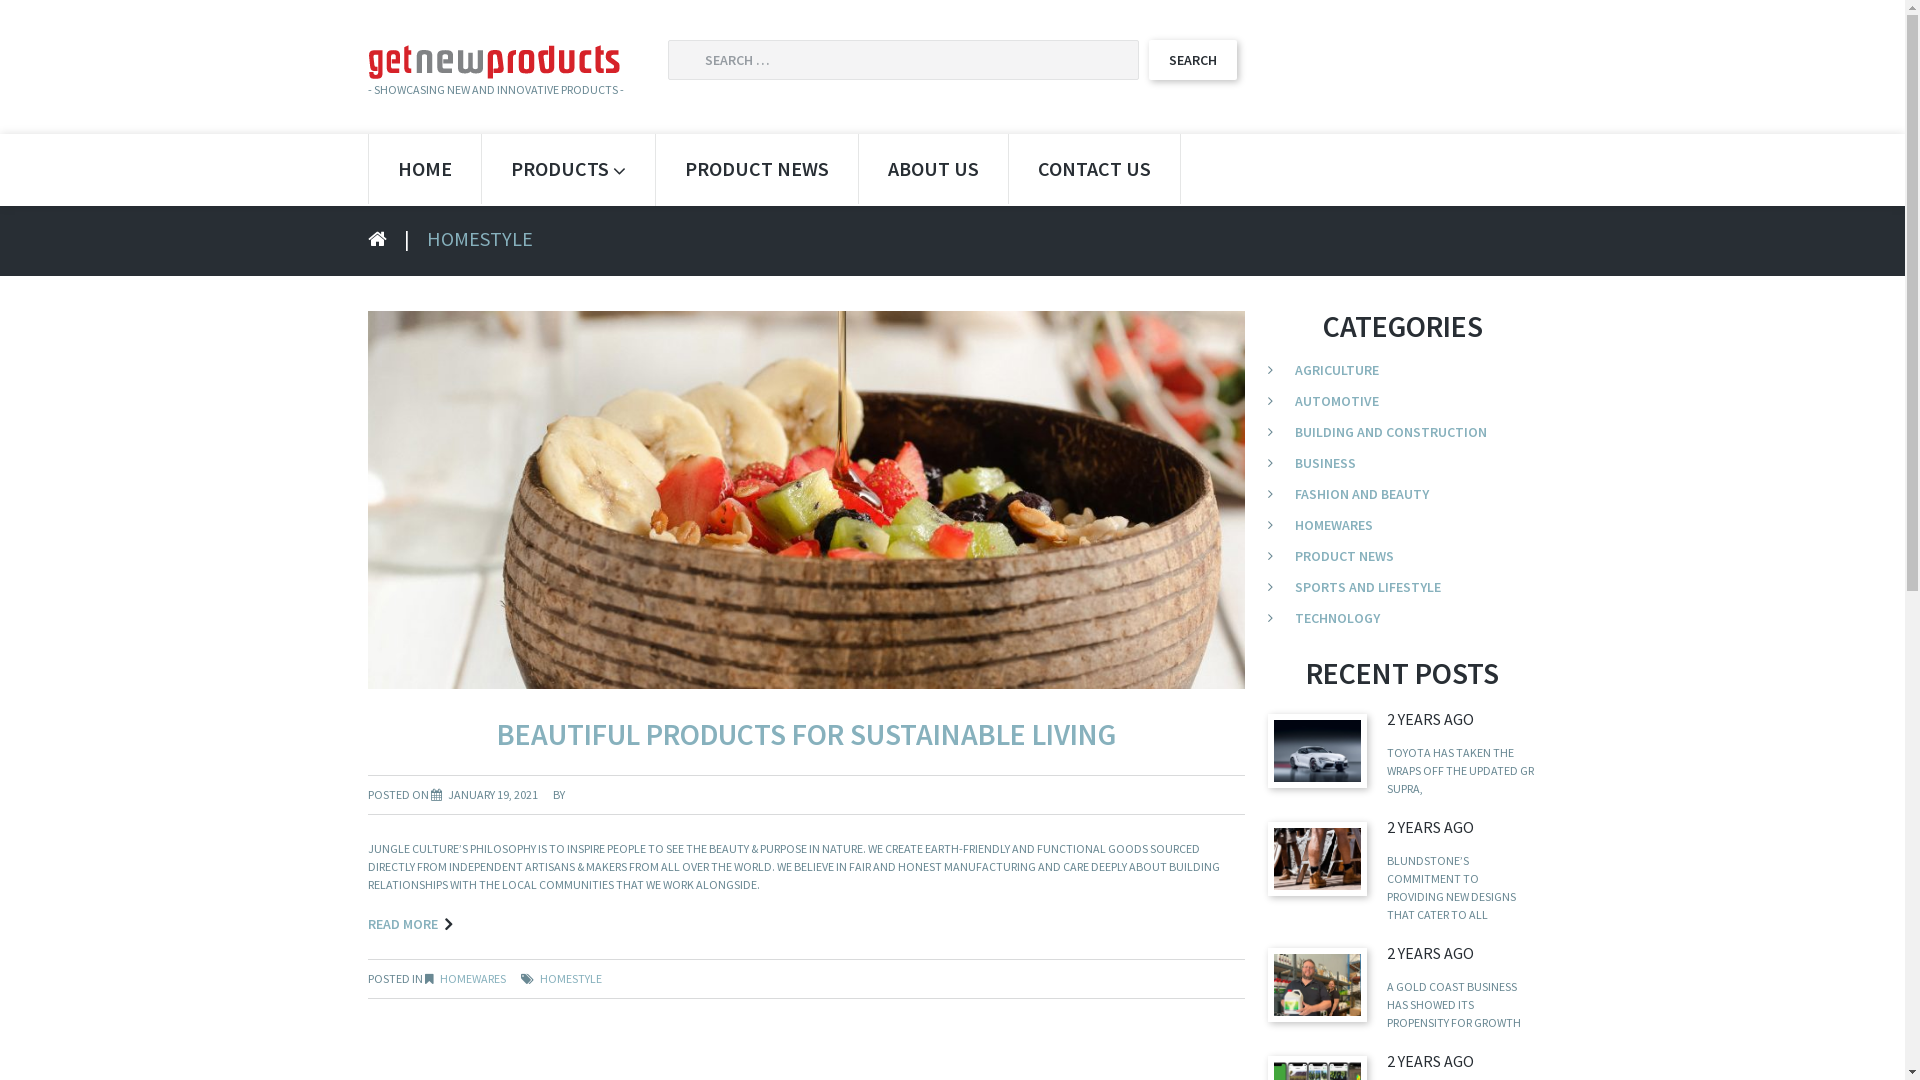 The height and width of the screenshot is (1080, 1920). What do you see at coordinates (1317, 857) in the screenshot?
I see `'The perfect crew boot'` at bounding box center [1317, 857].